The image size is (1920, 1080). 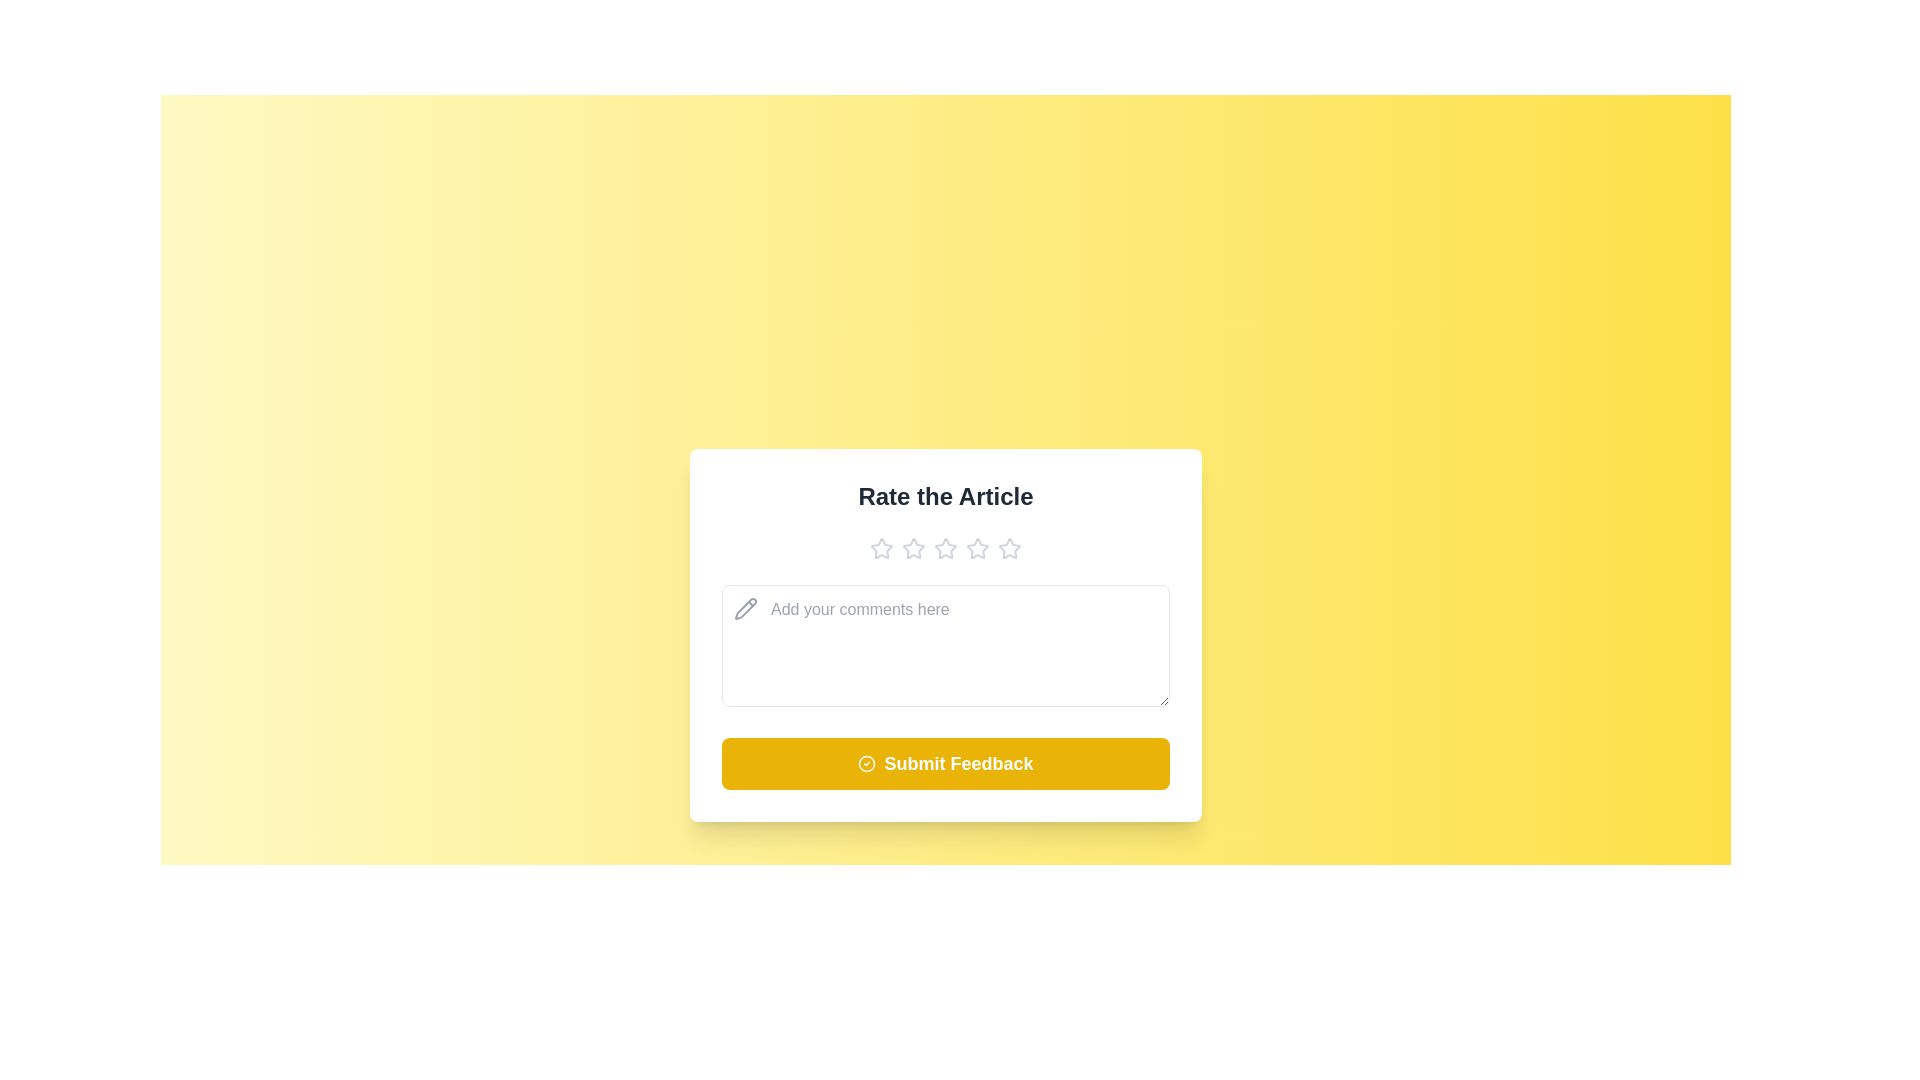 I want to click on the editing icon located in the top-left corner of the comment input box, which indicates editing capability for the associated text input field, so click(x=744, y=607).